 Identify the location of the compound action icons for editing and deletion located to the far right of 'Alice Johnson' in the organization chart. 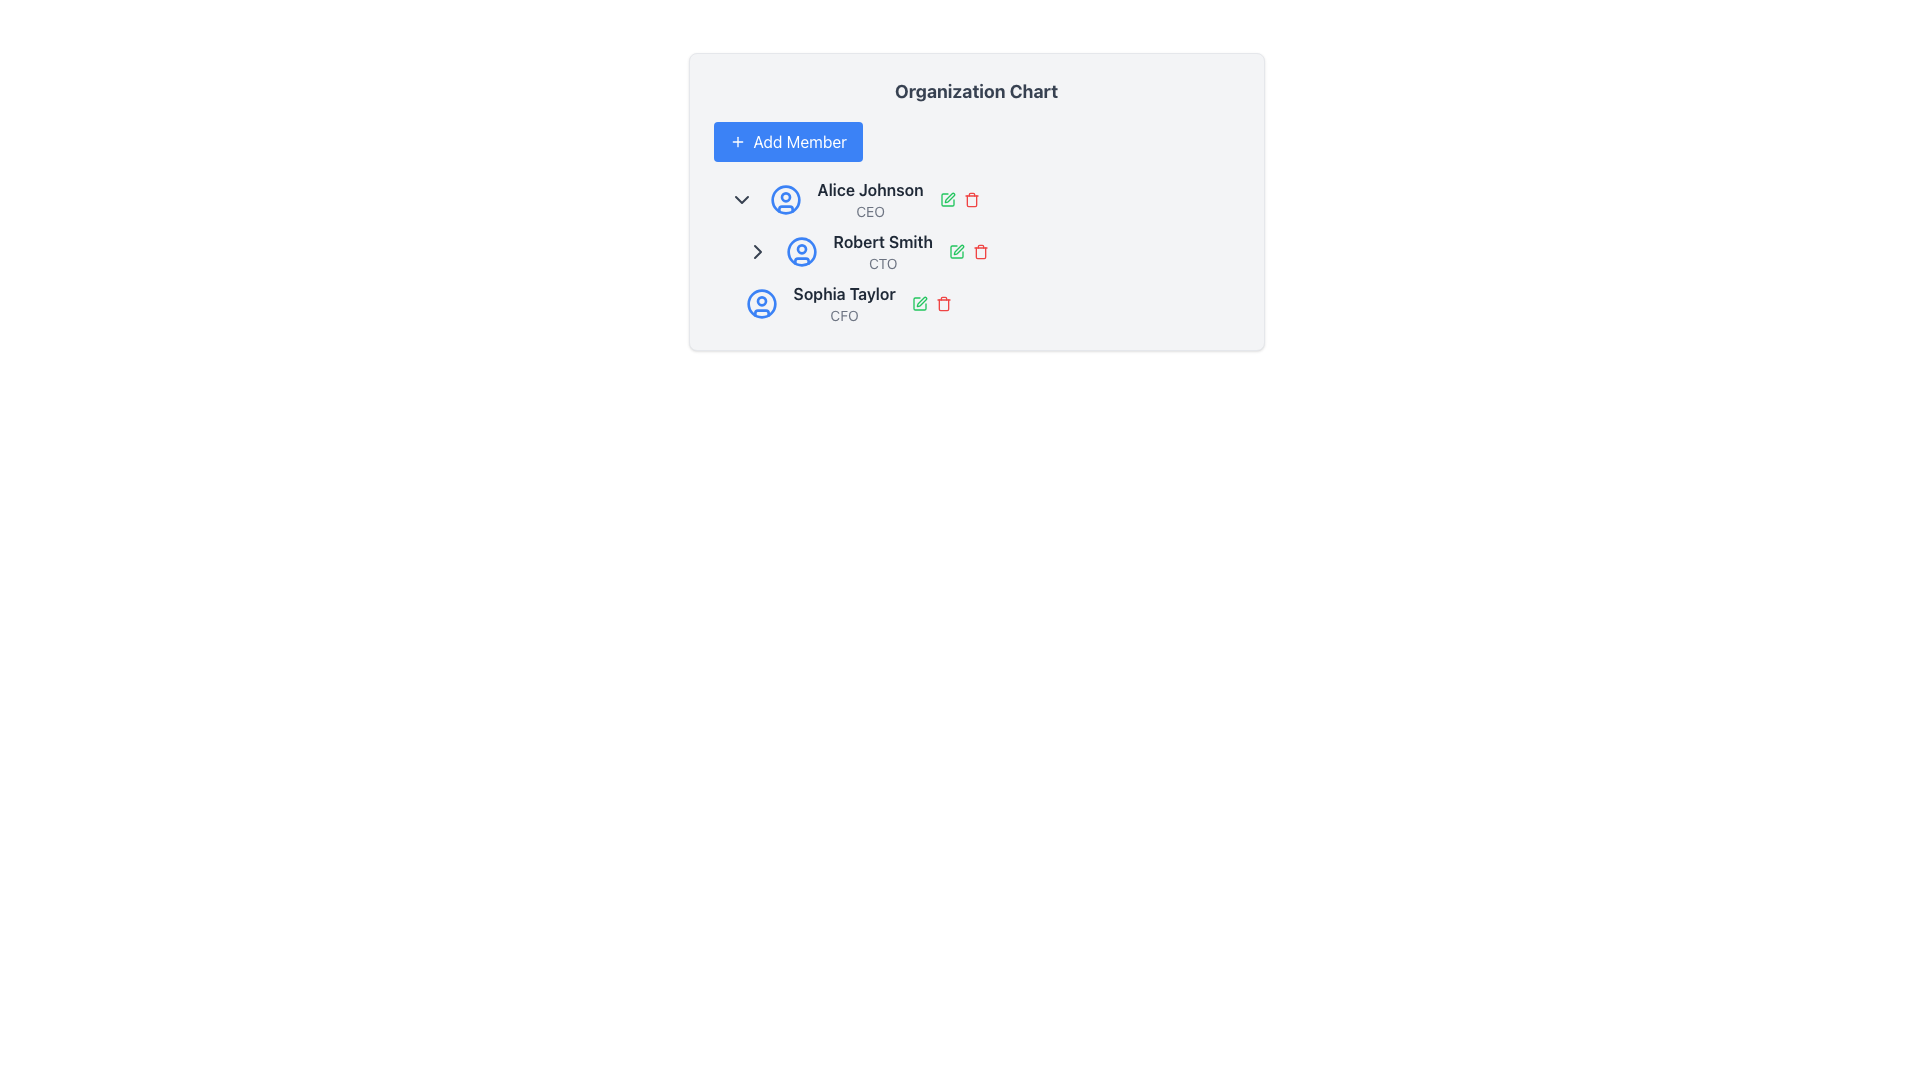
(958, 200).